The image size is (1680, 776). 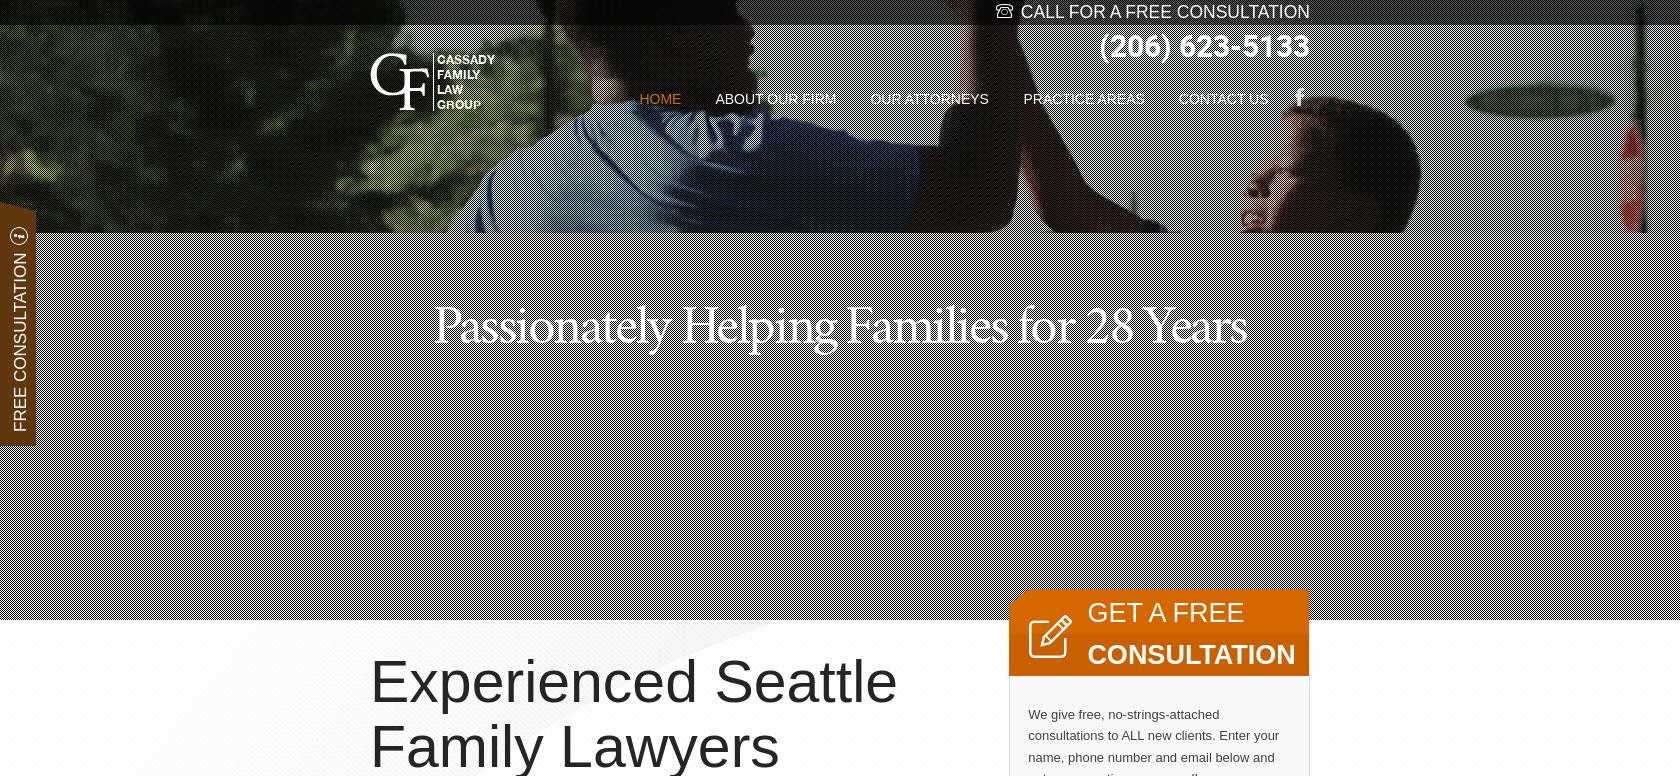 I want to click on 'CONTACT US', so click(x=1223, y=99).